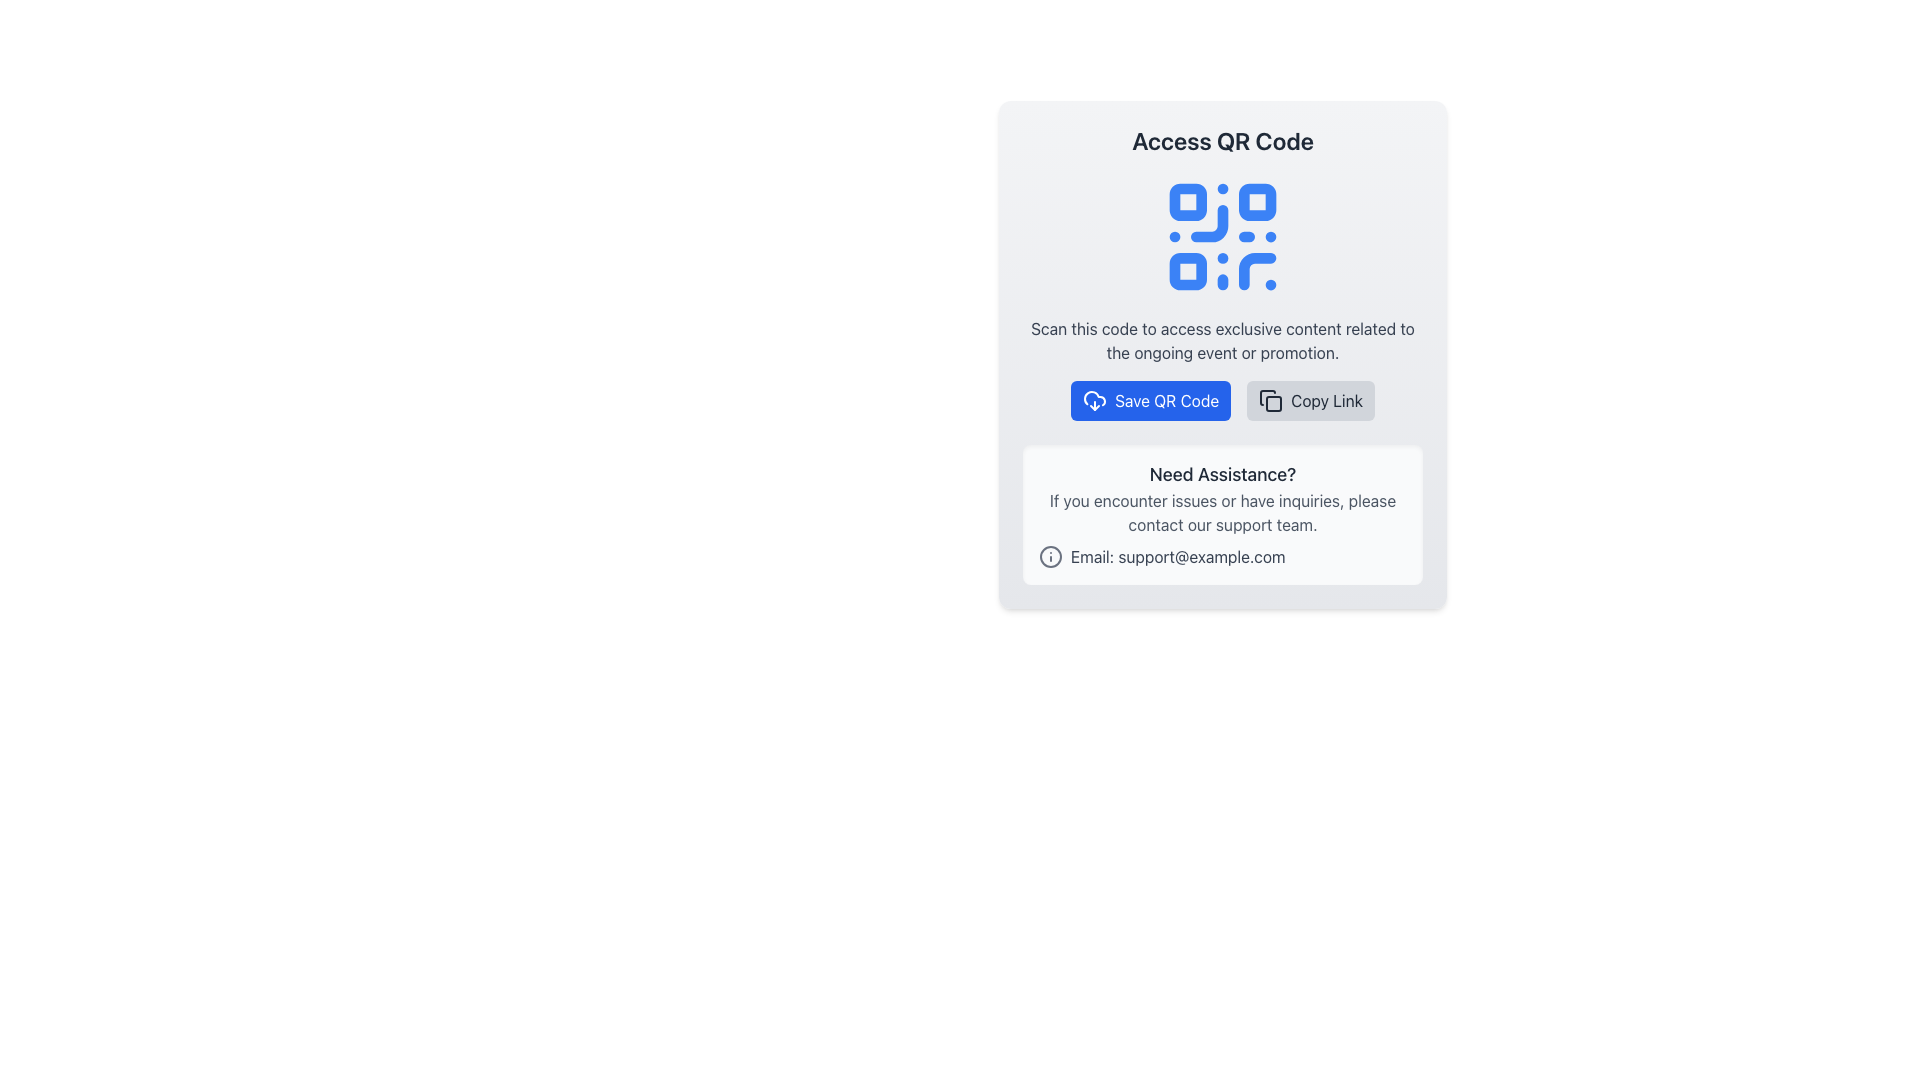  I want to click on the blue 'Save QR Code' button with rounded corners, featuring a downward cloud icon and white text, so click(1222, 401).